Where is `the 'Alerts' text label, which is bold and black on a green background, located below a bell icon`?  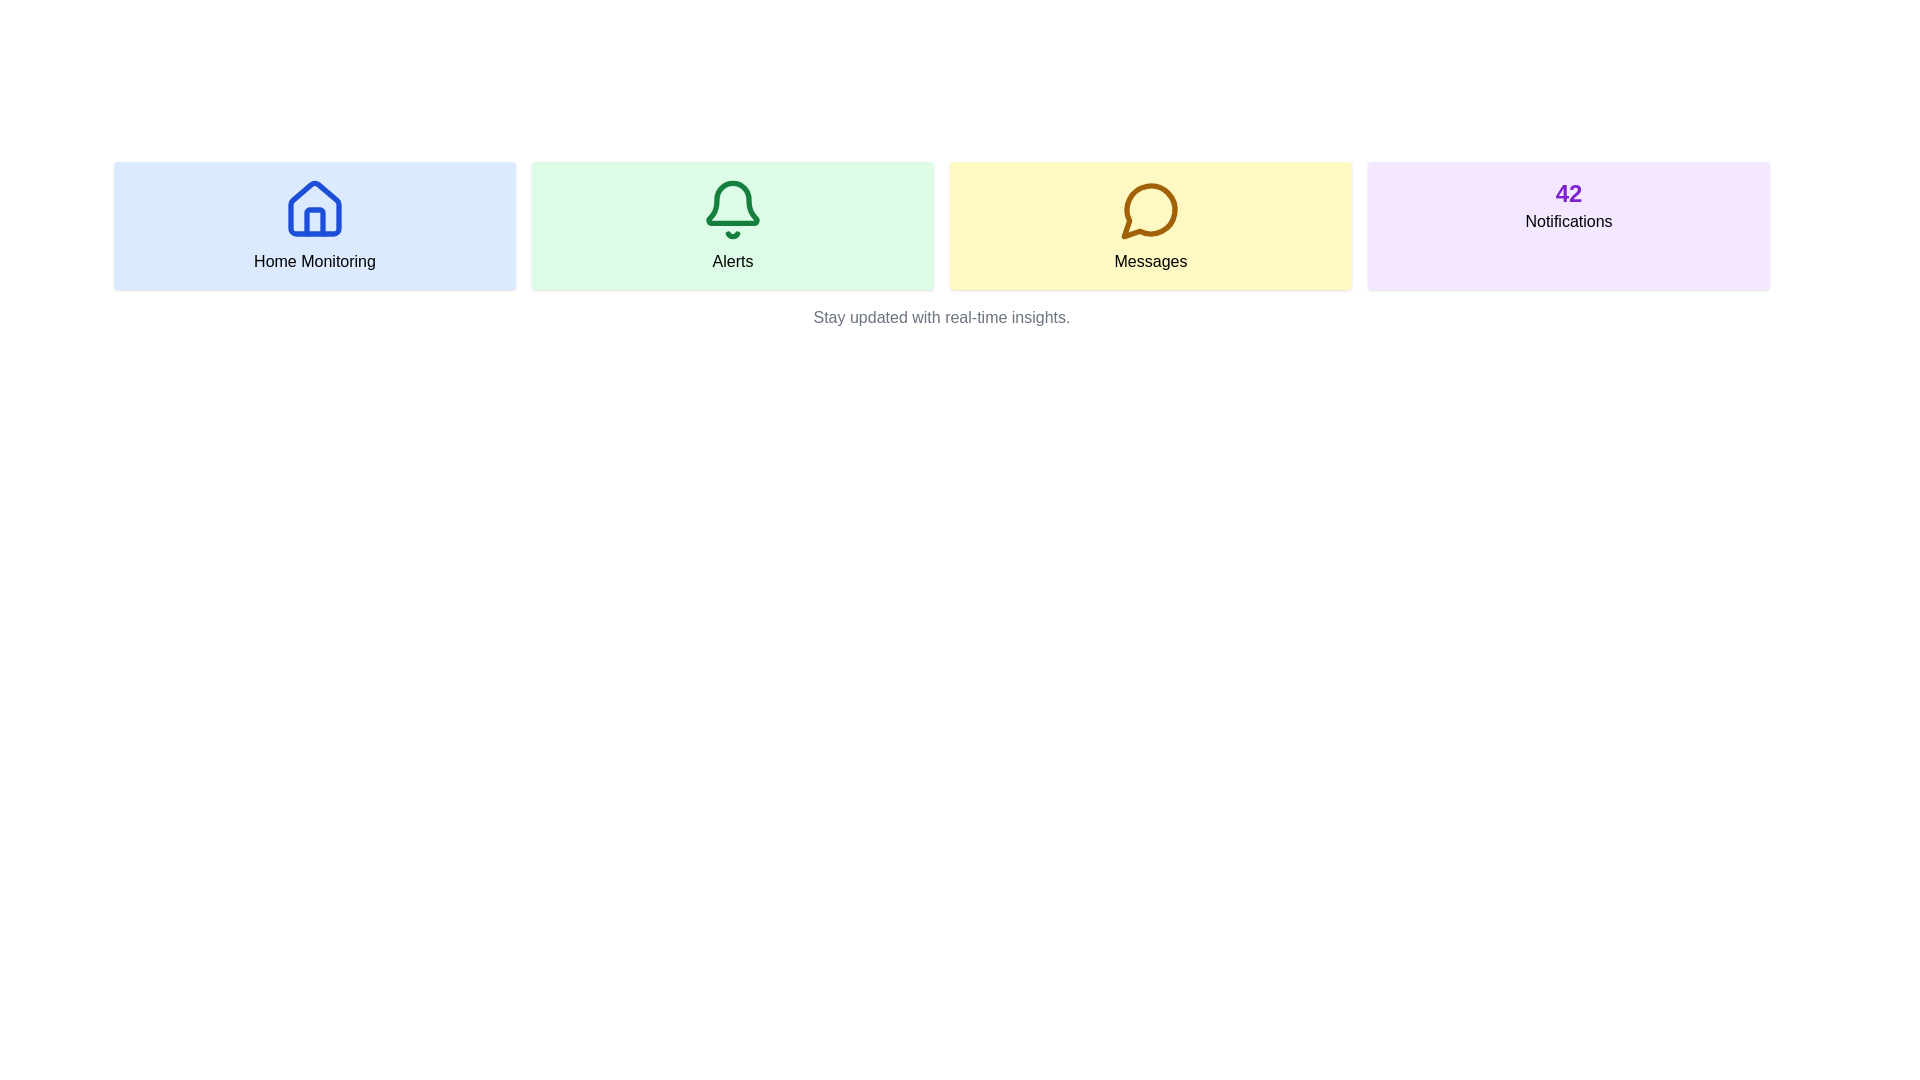 the 'Alerts' text label, which is bold and black on a green background, located below a bell icon is located at coordinates (732, 261).